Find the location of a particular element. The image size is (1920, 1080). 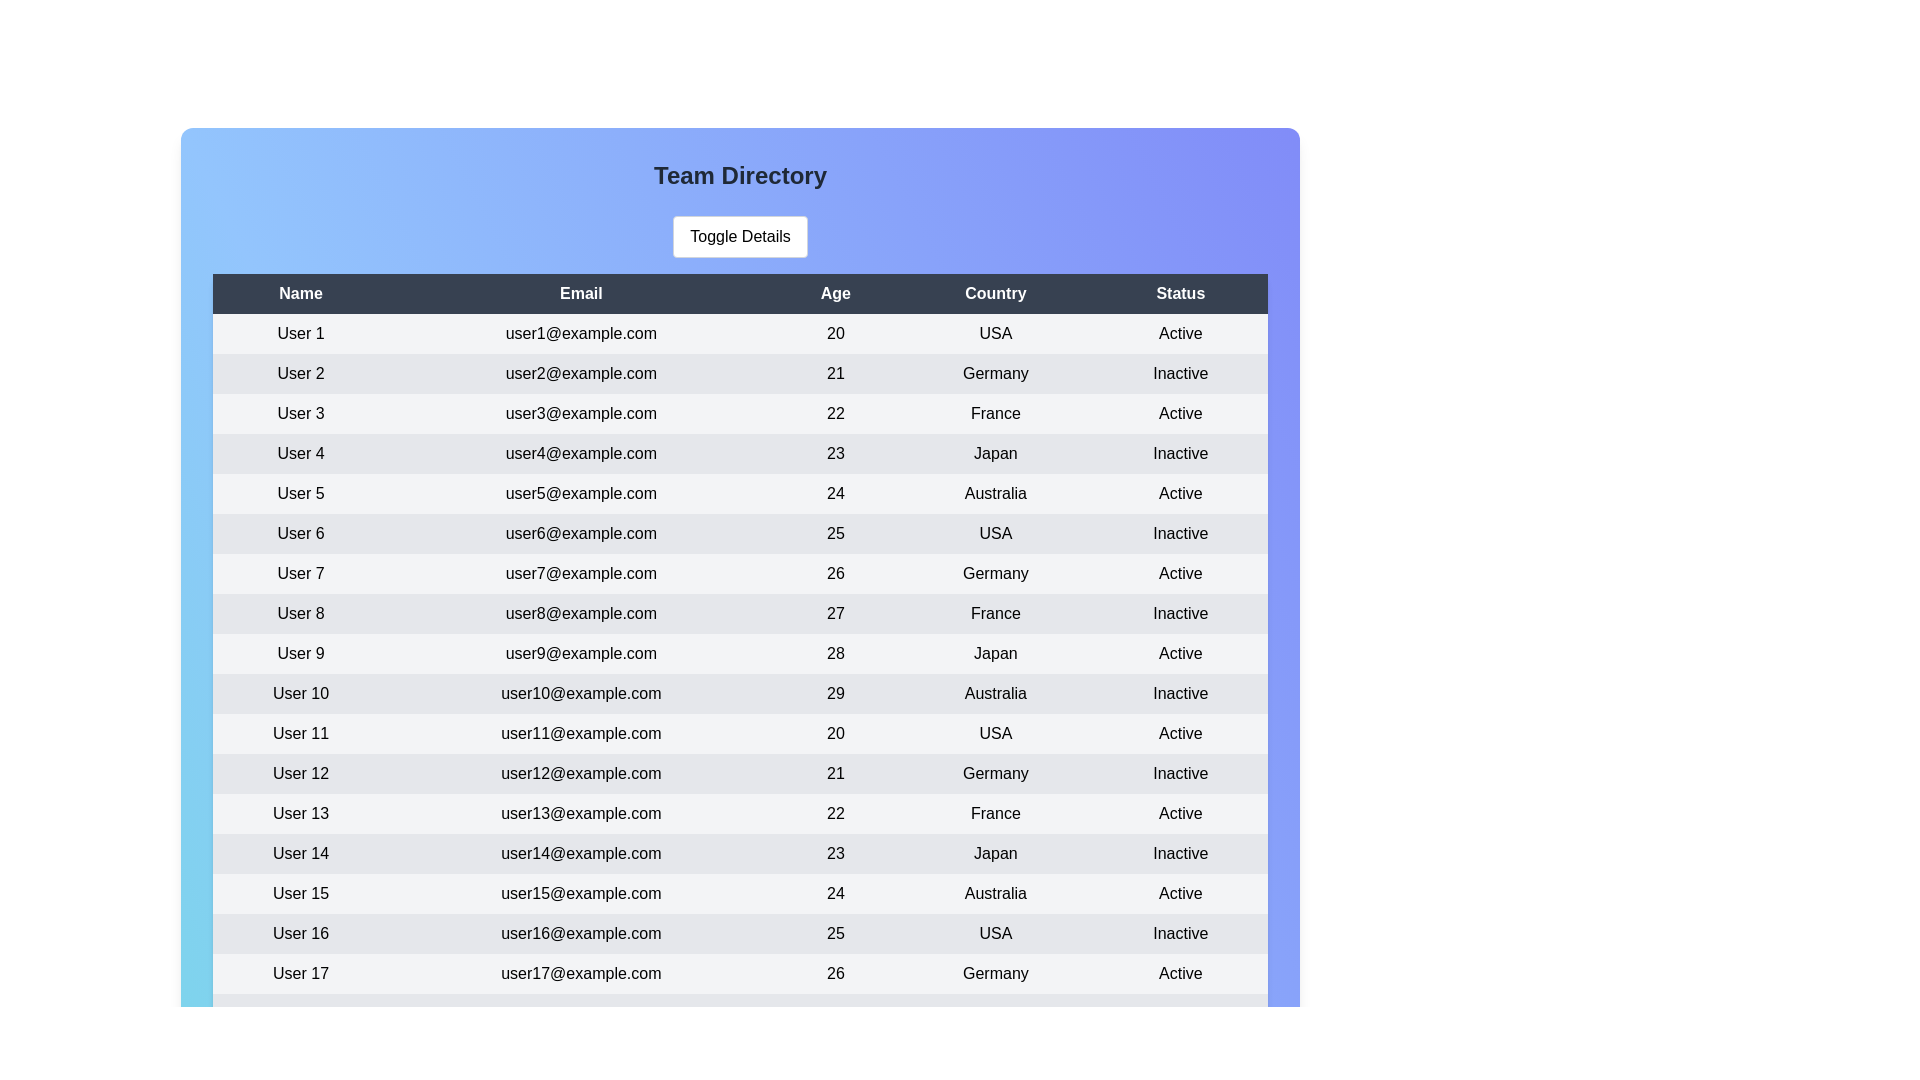

the header Country to sort the table by that column is located at coordinates (994, 293).